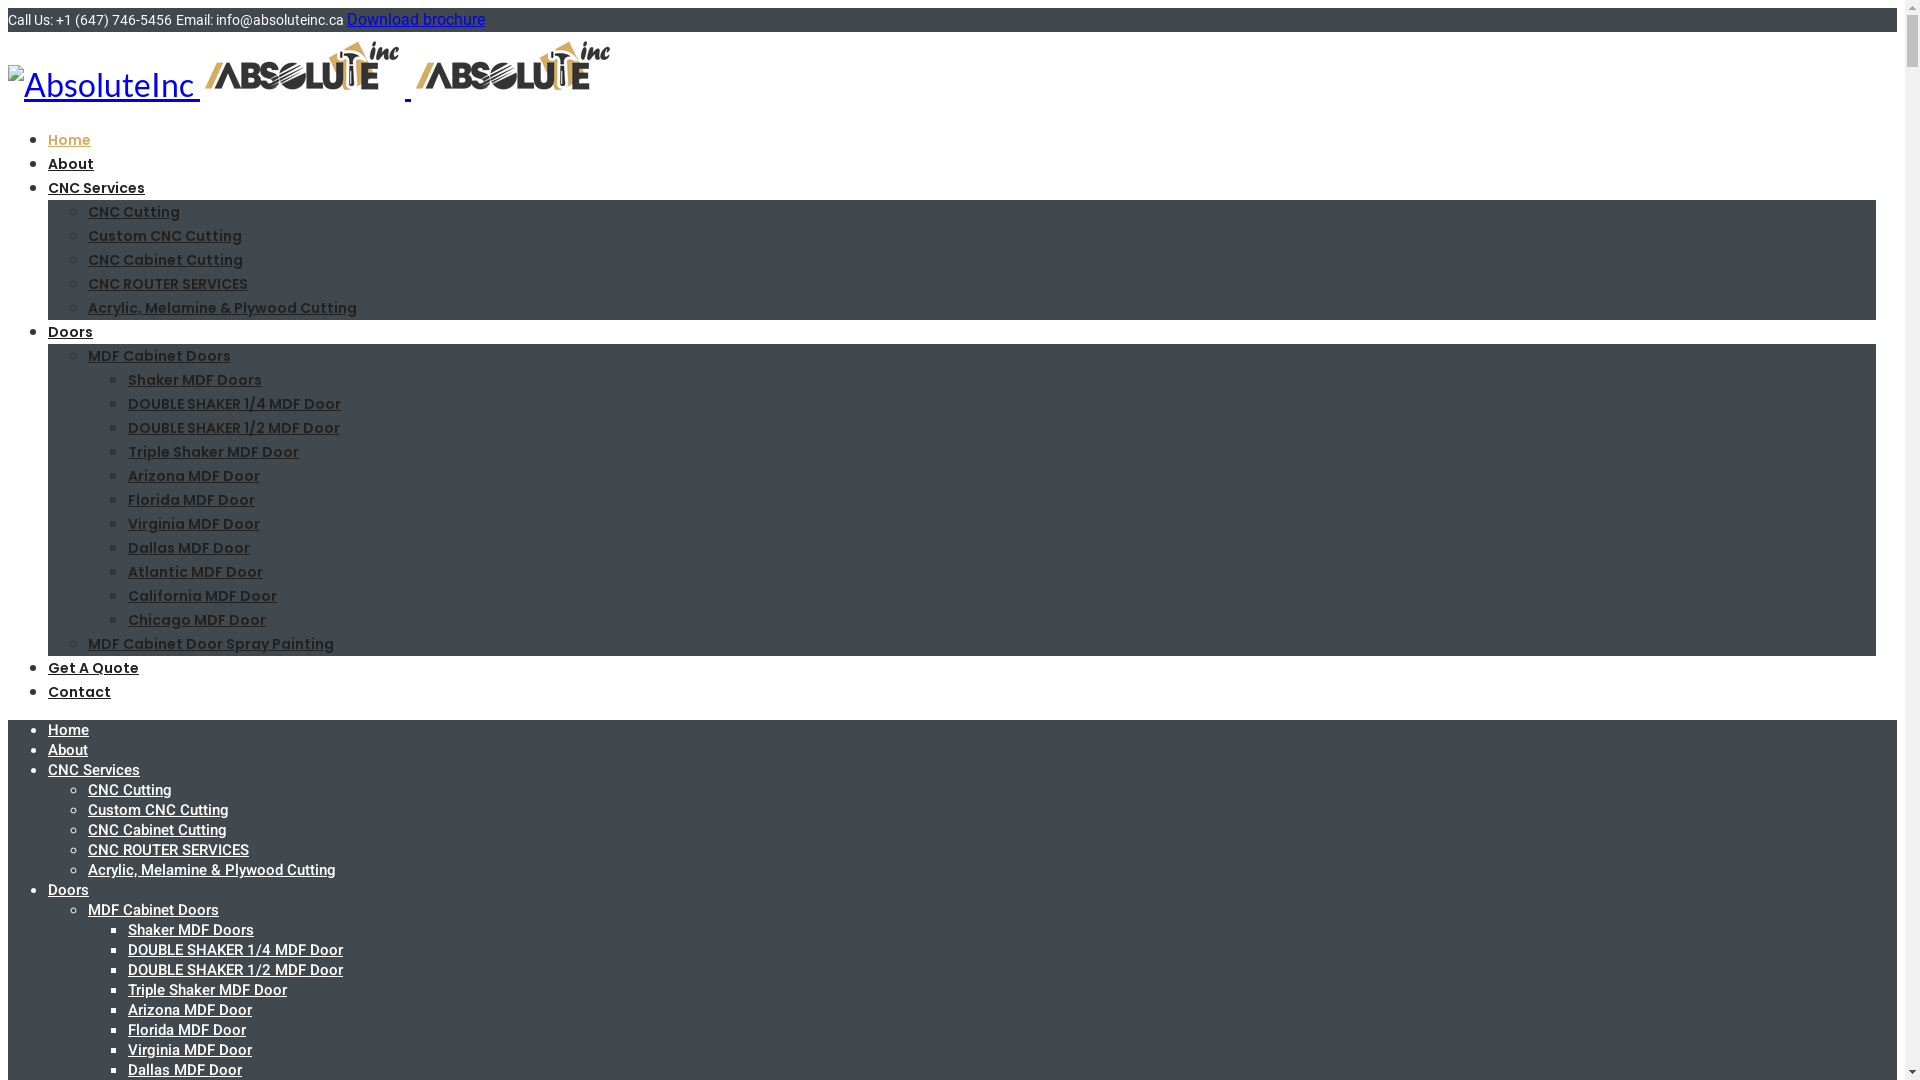  Describe the element at coordinates (69, 138) in the screenshot. I see `'Home'` at that location.